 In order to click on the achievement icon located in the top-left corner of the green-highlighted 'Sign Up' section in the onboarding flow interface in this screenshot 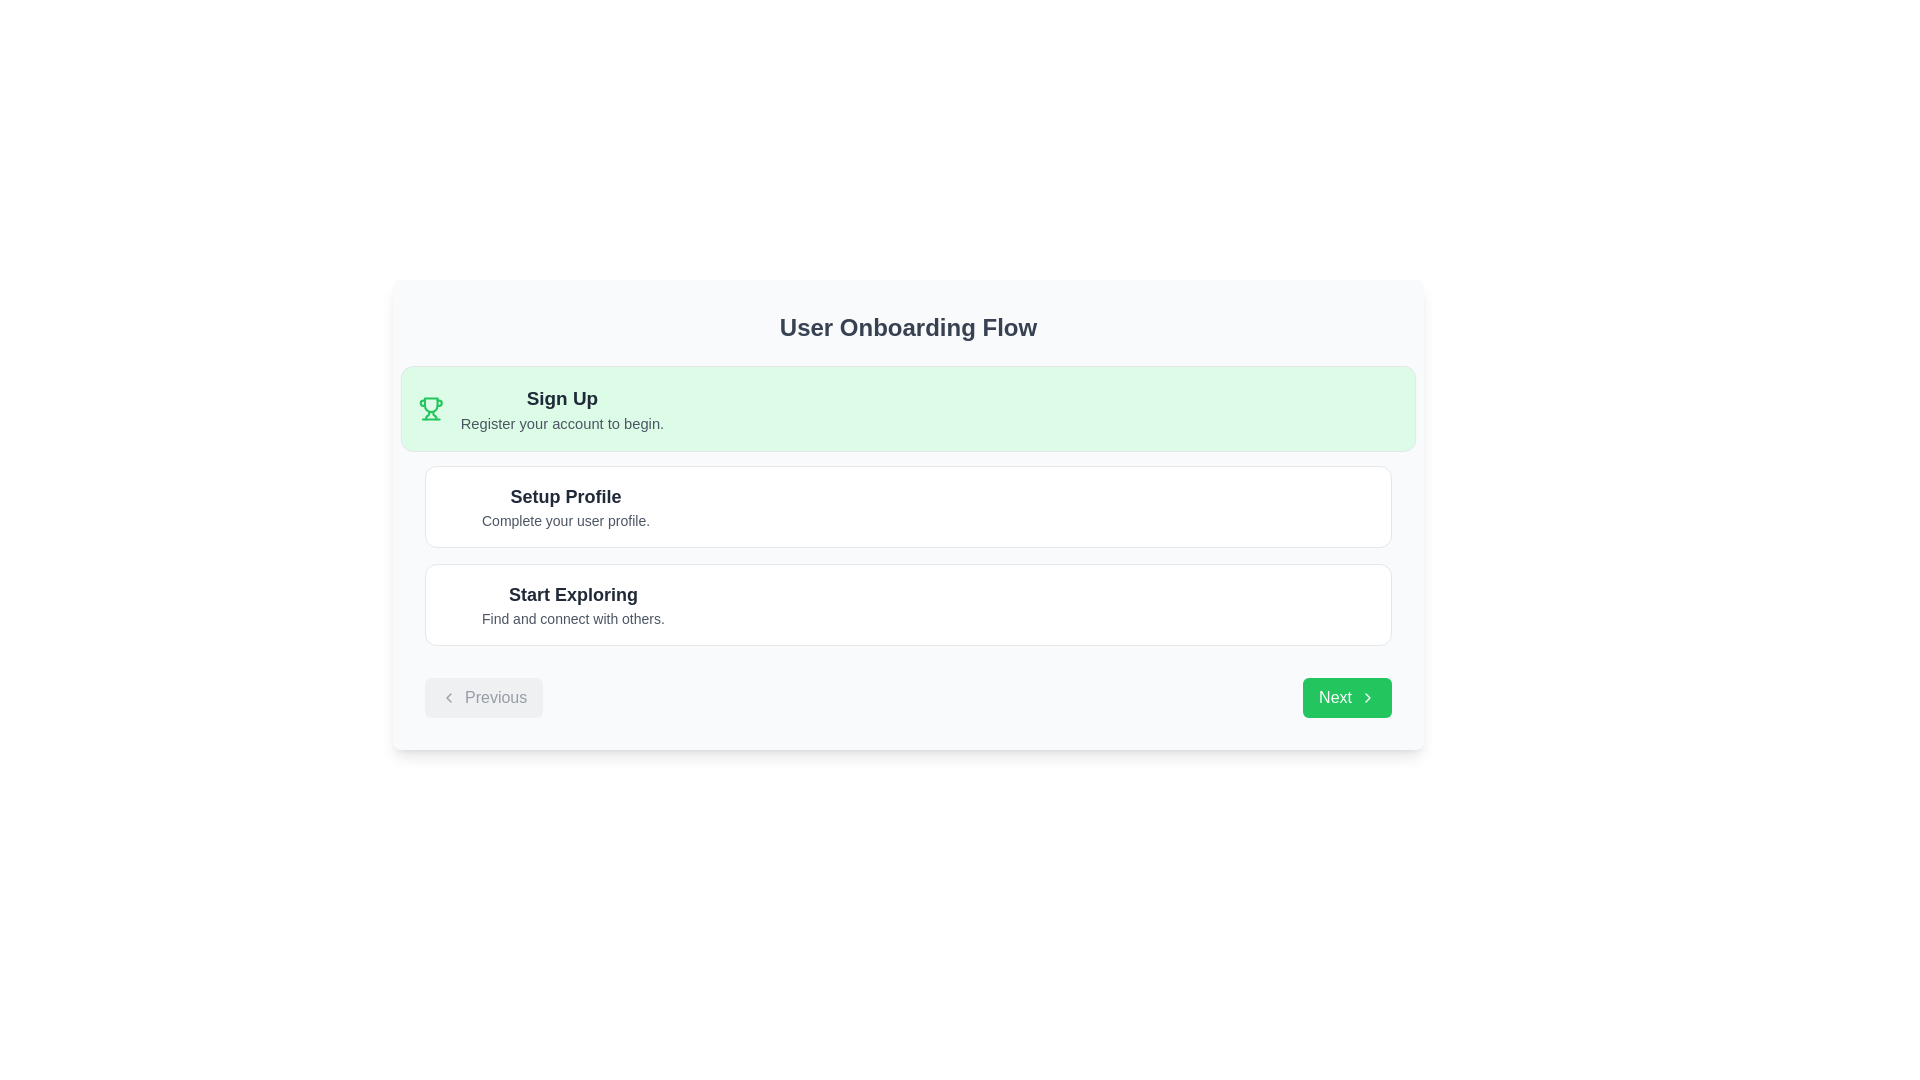, I will do `click(430, 407)`.